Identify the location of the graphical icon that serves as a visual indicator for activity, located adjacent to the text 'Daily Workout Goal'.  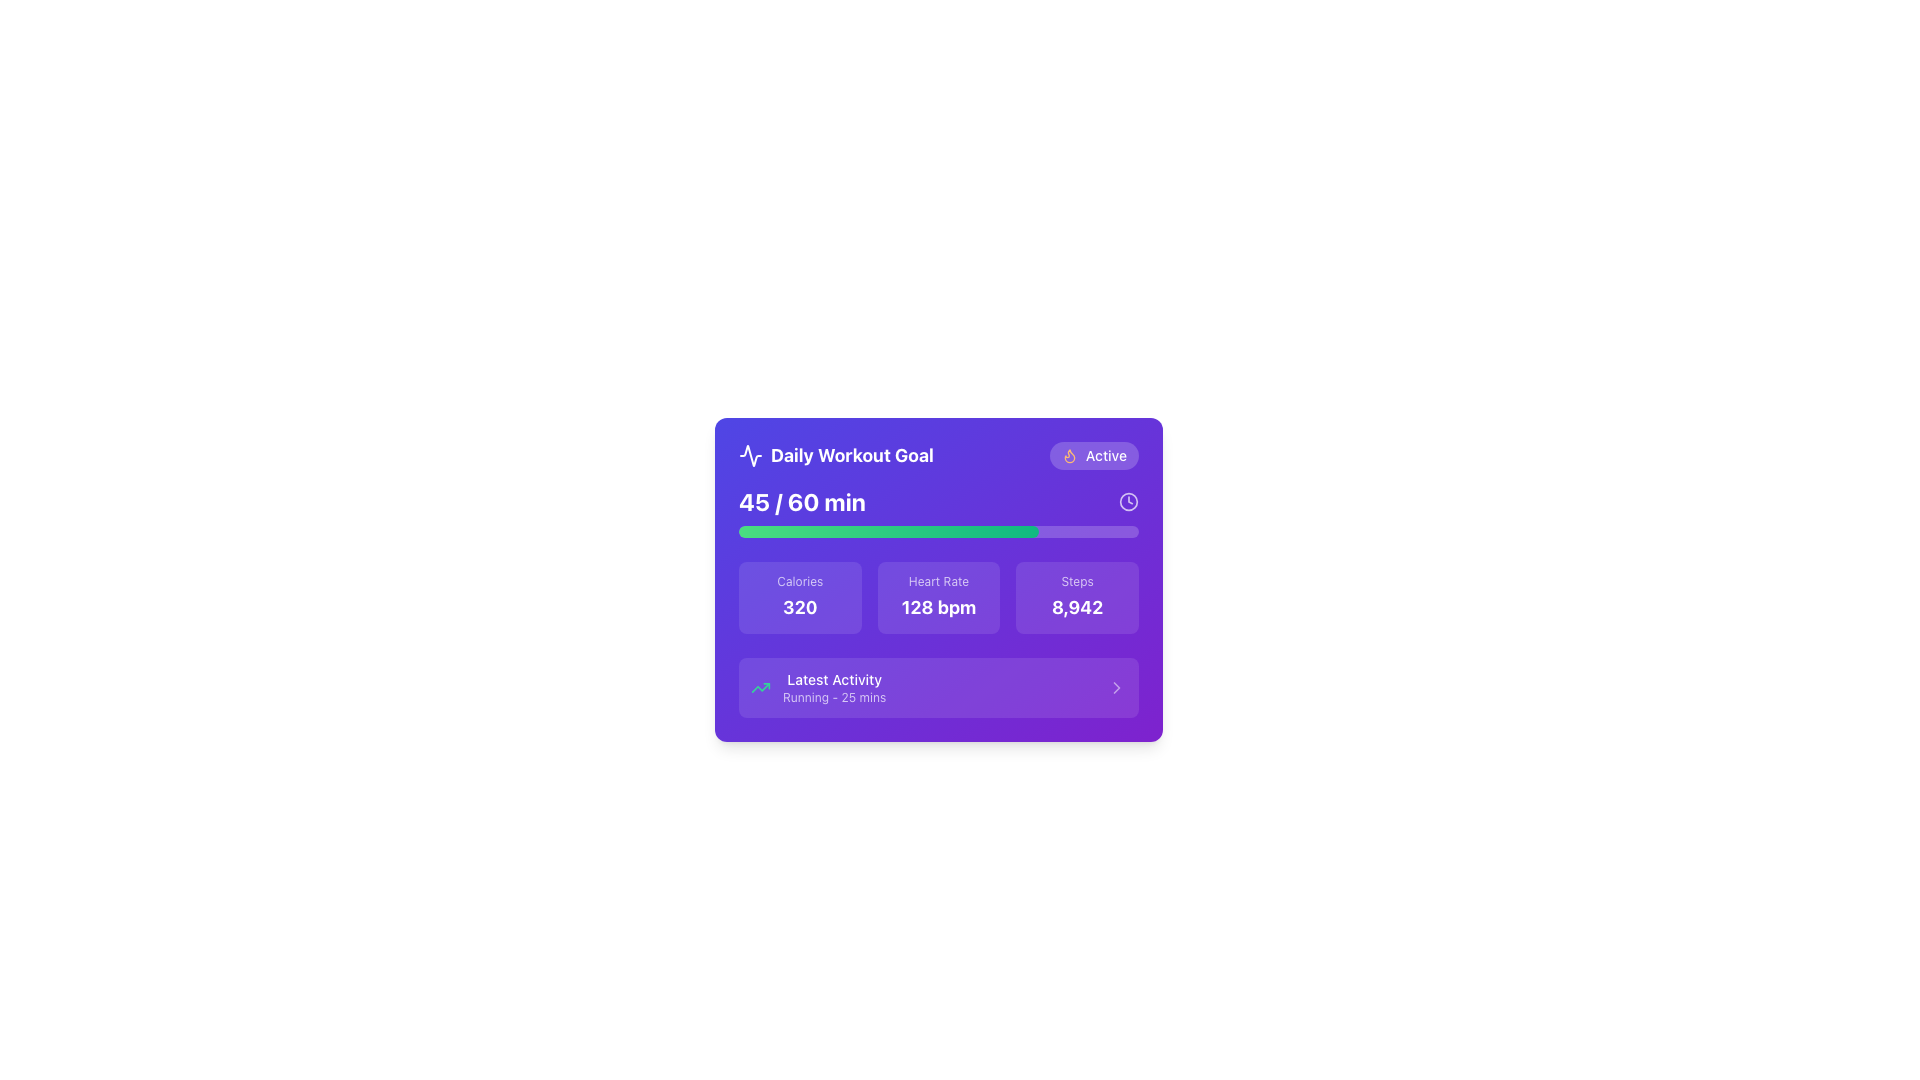
(749, 455).